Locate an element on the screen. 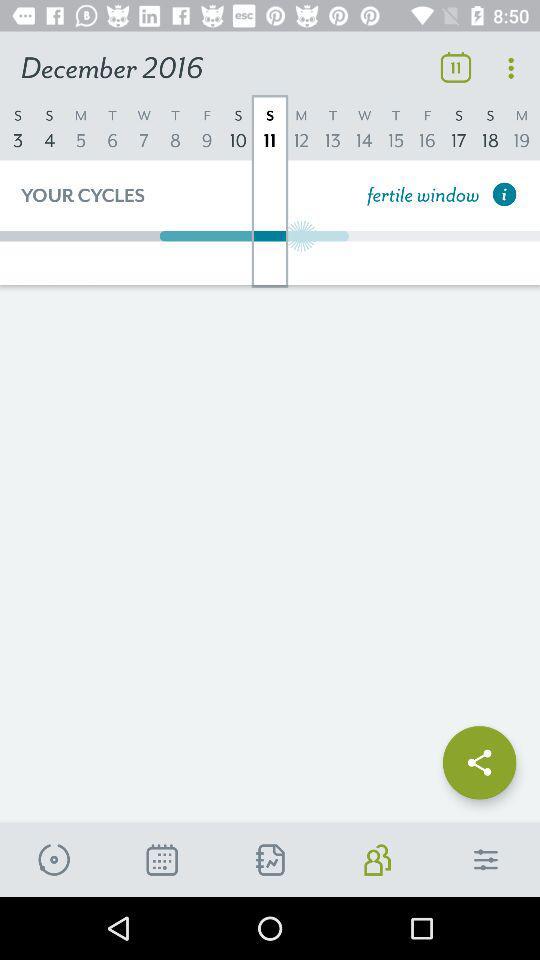 The image size is (540, 960). share the page is located at coordinates (478, 755).